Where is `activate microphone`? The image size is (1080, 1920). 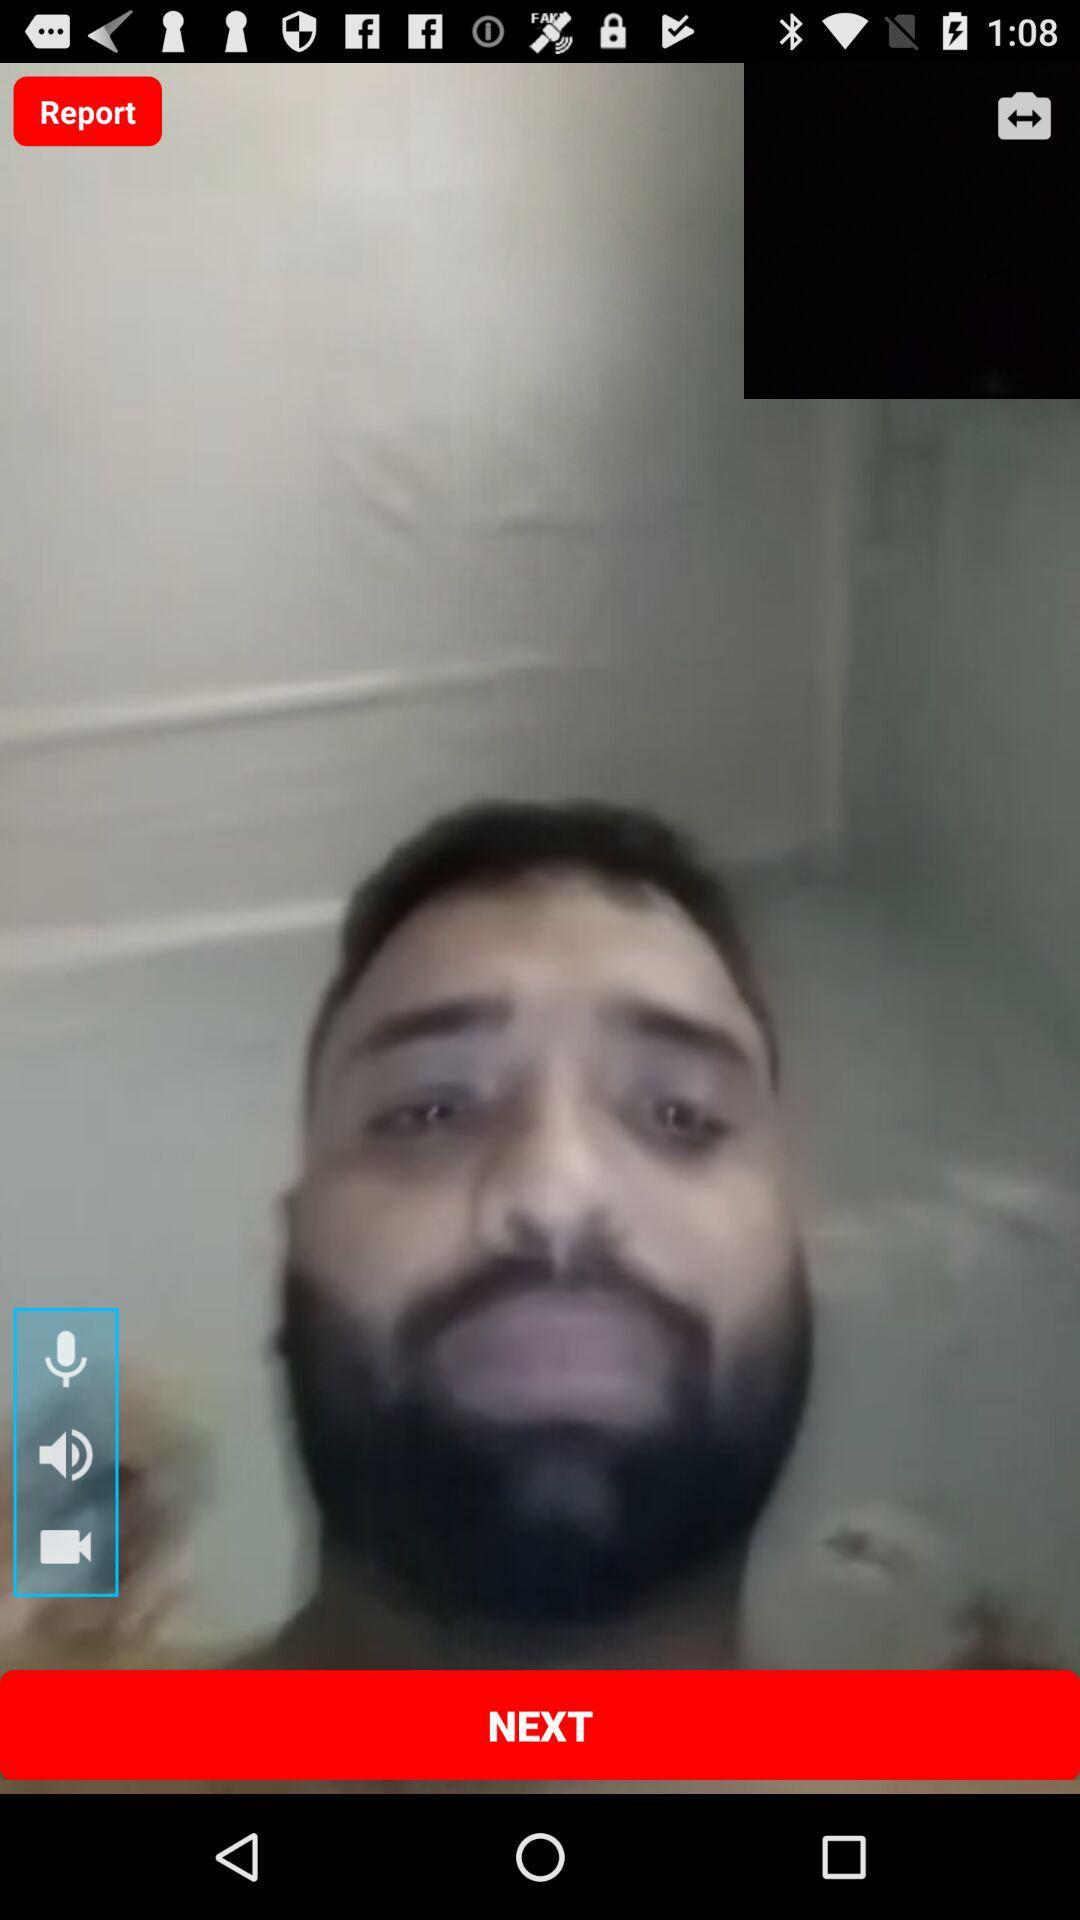
activate microphone is located at coordinates (64, 1360).